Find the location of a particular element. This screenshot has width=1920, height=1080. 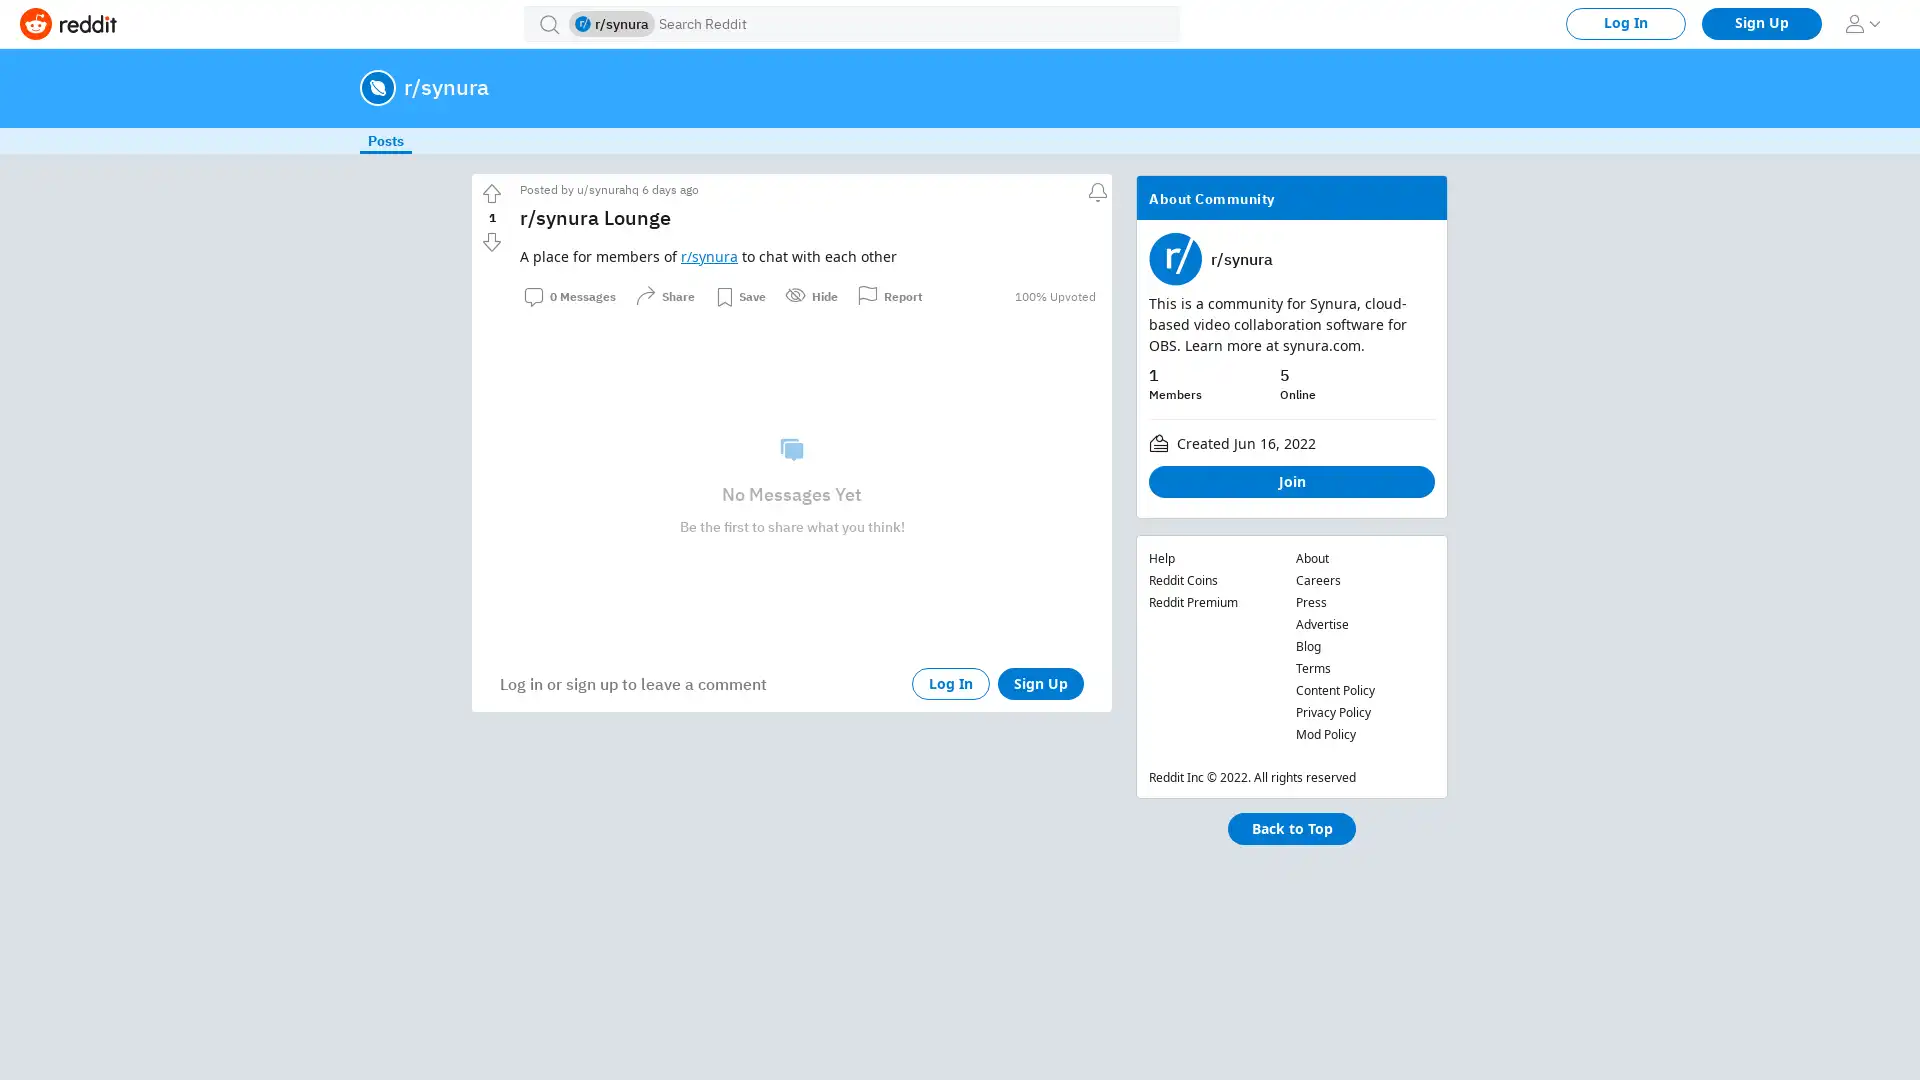

Log In is located at coordinates (949, 682).